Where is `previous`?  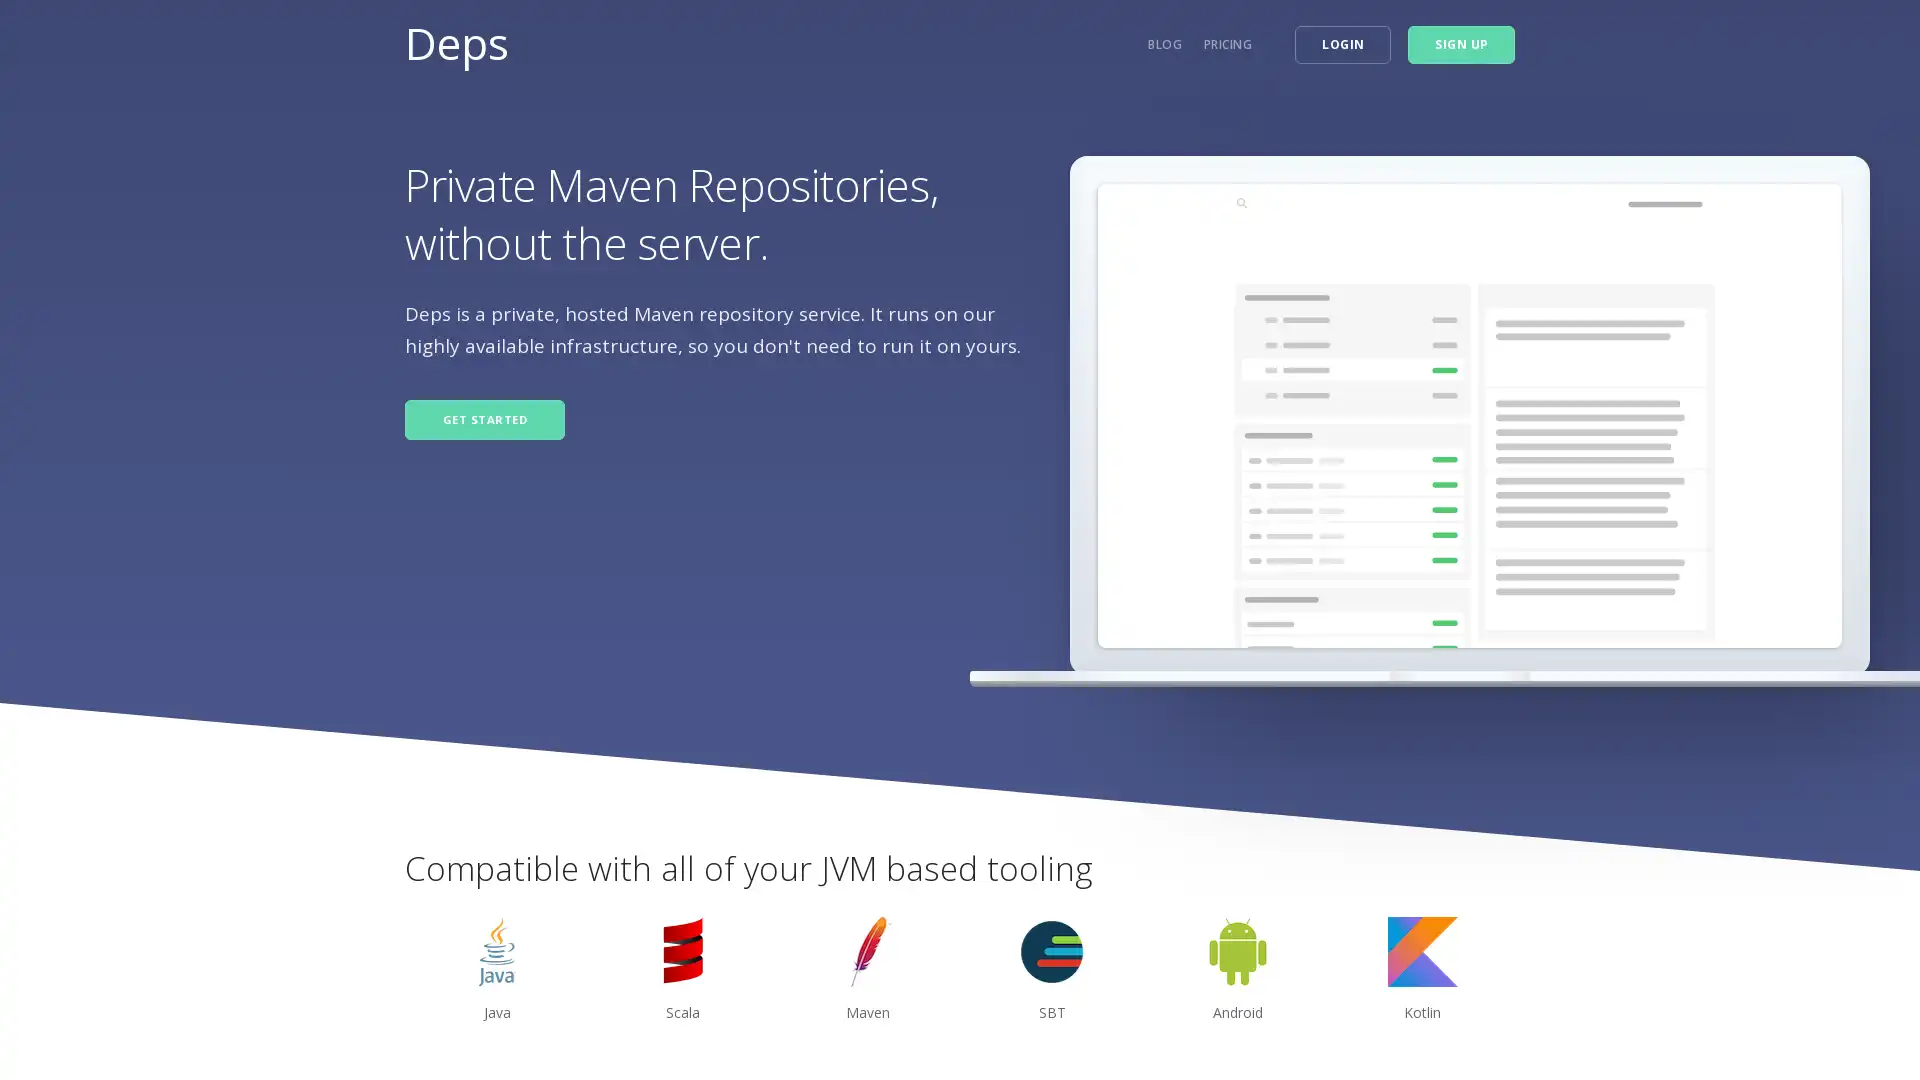 previous is located at coordinates (423, 970).